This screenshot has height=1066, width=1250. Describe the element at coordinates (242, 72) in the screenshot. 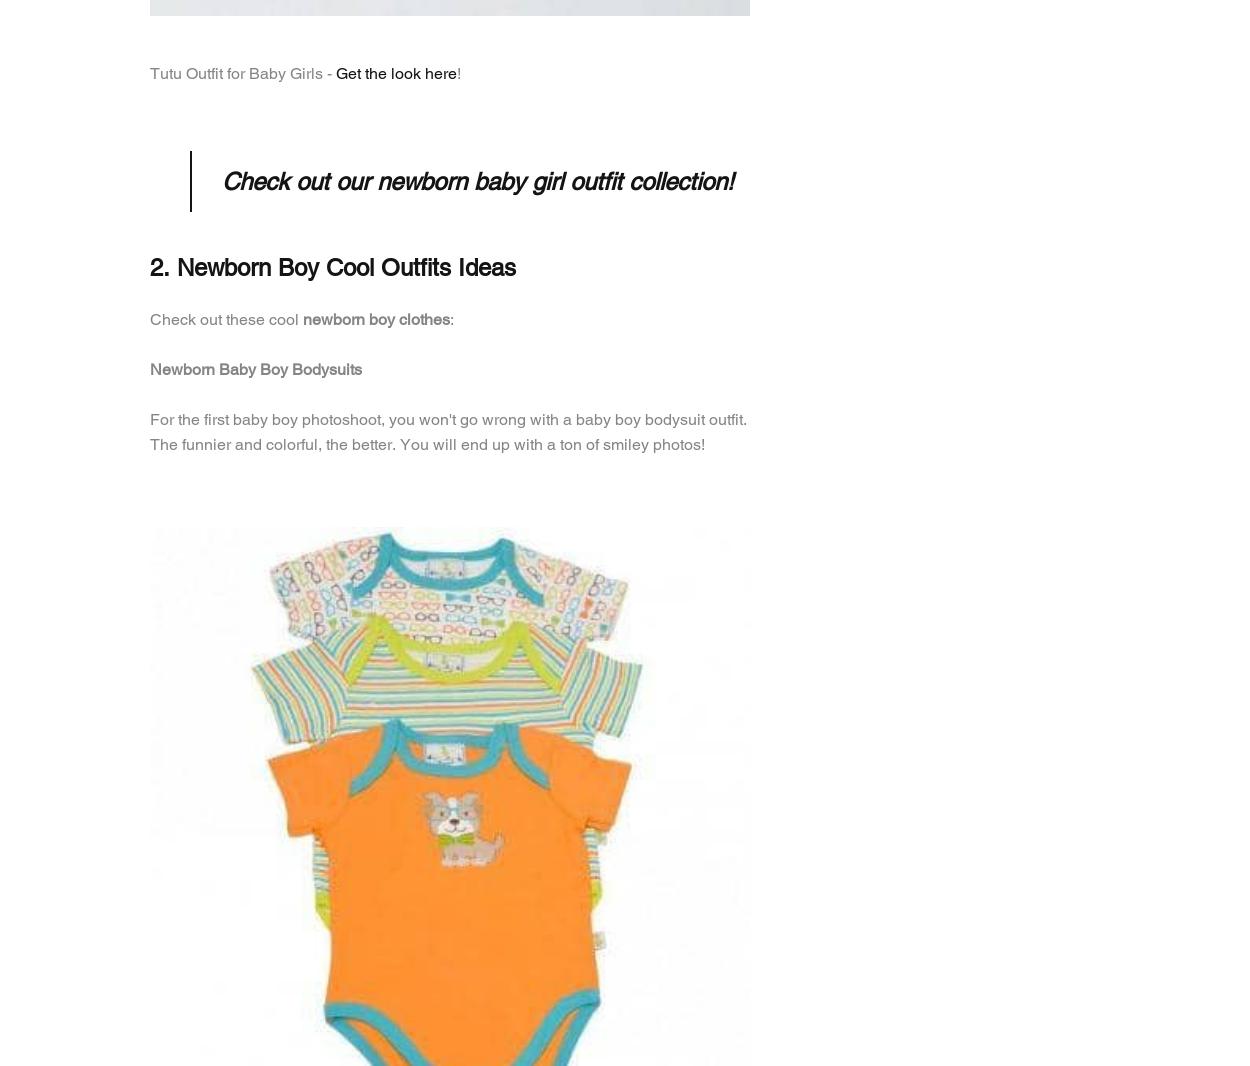

I see `'Tutu Outfit for Baby Girls -'` at that location.